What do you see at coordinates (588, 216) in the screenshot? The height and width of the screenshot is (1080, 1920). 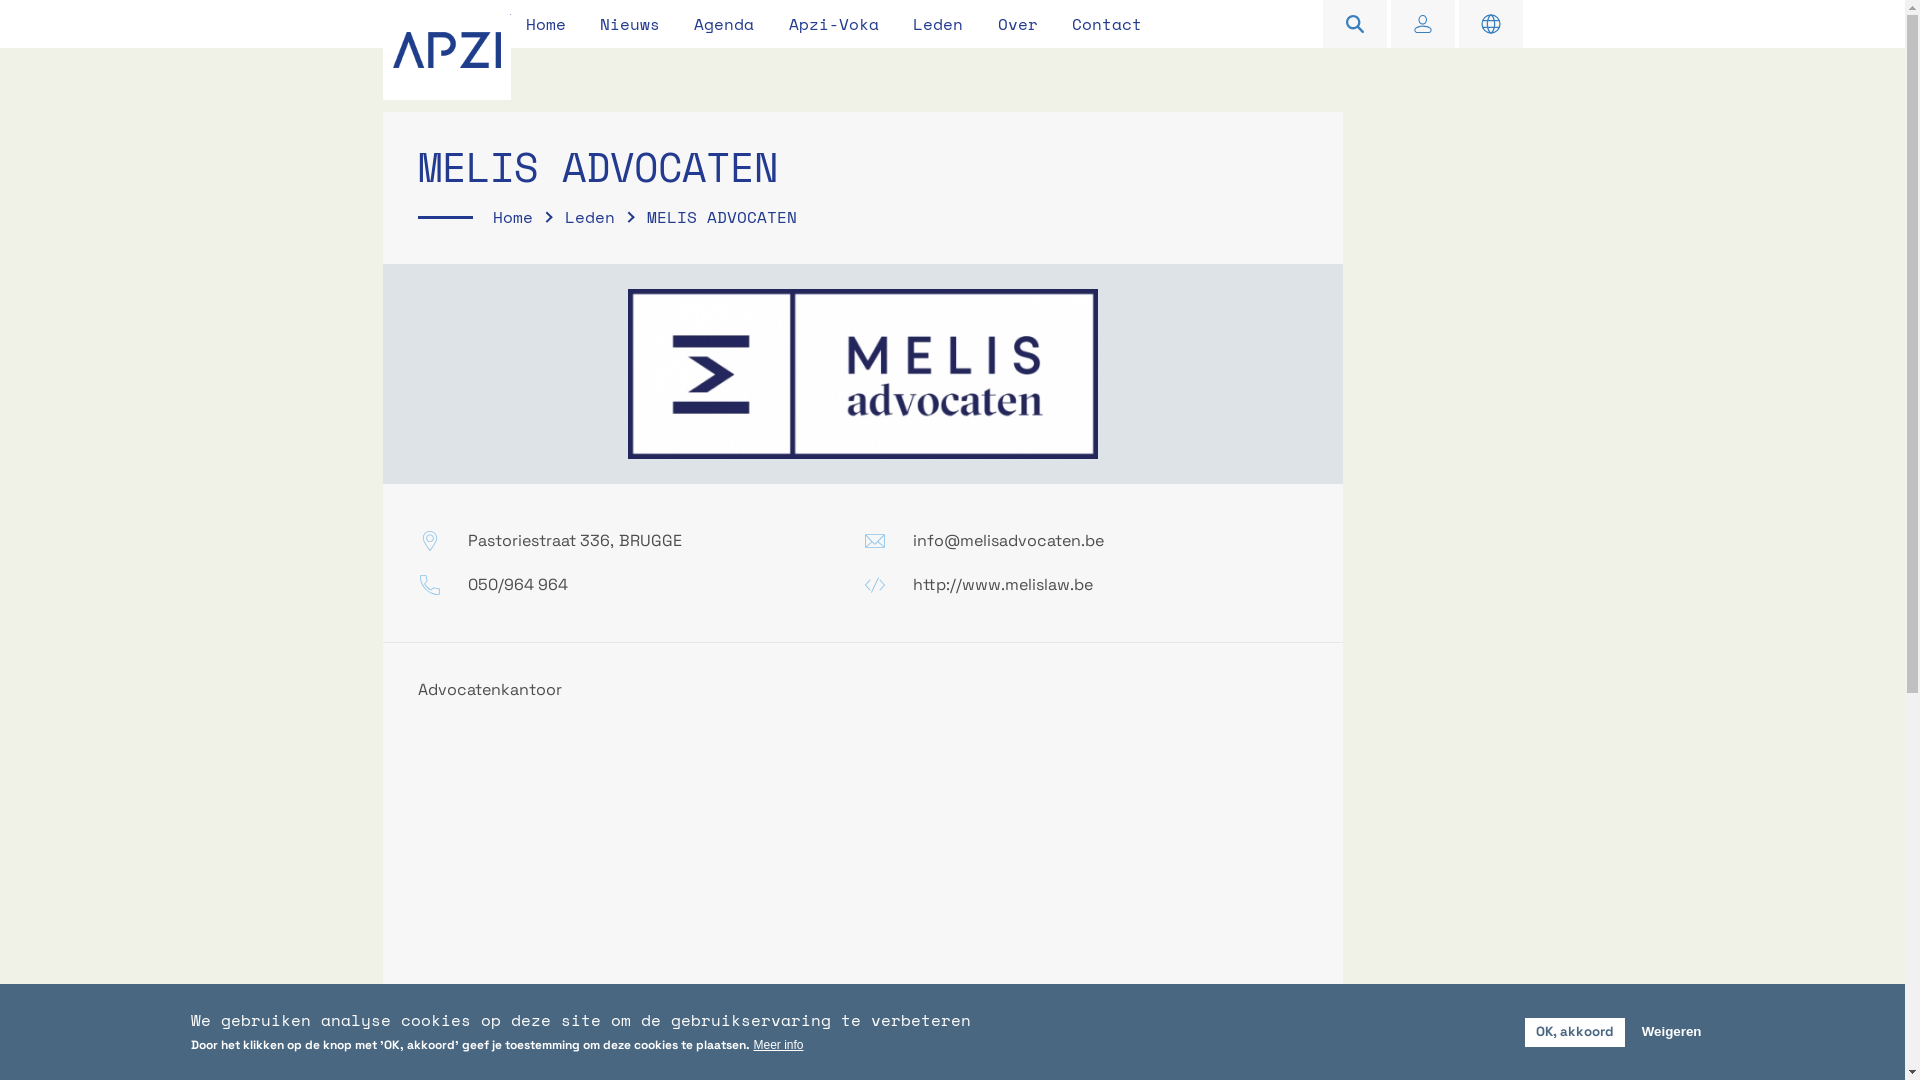 I see `'Leden'` at bounding box center [588, 216].